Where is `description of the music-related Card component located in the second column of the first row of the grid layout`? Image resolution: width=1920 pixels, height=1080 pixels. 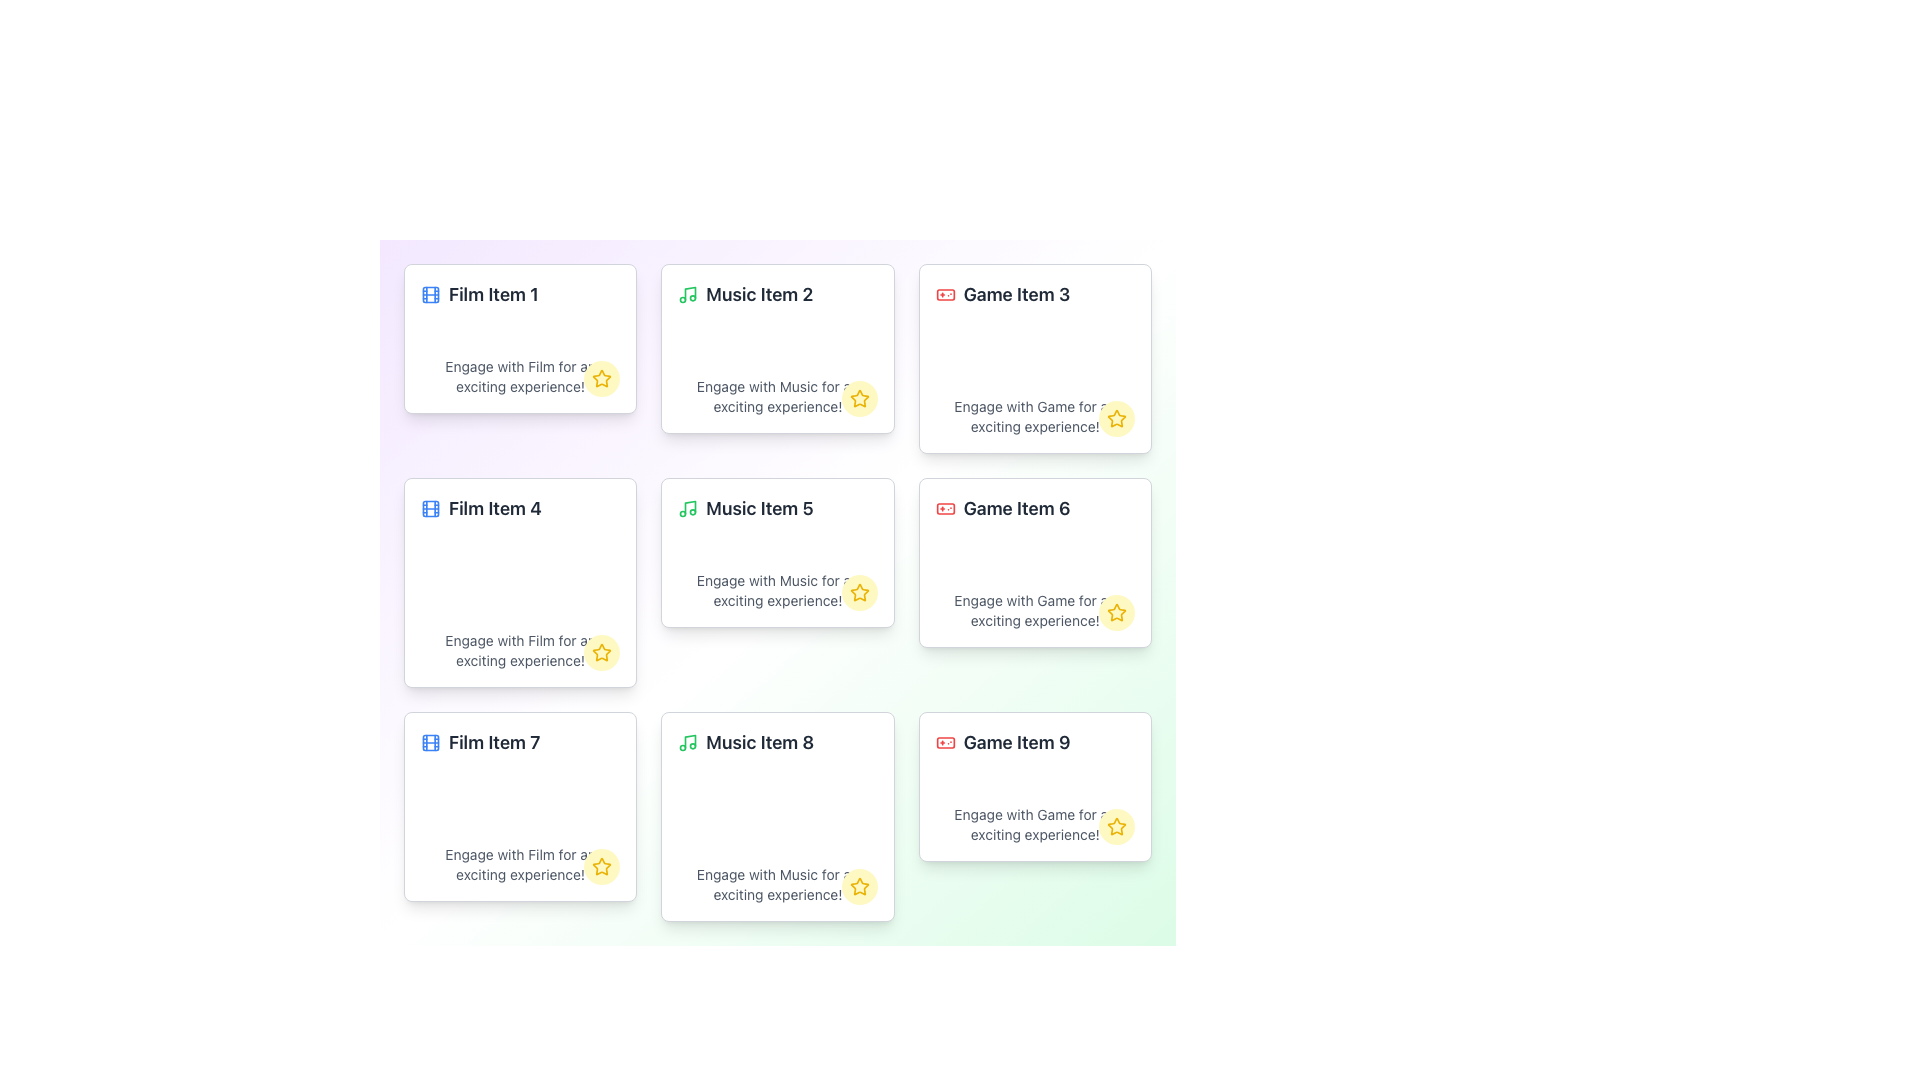 description of the music-related Card component located in the second column of the first row of the grid layout is located at coordinates (776, 347).